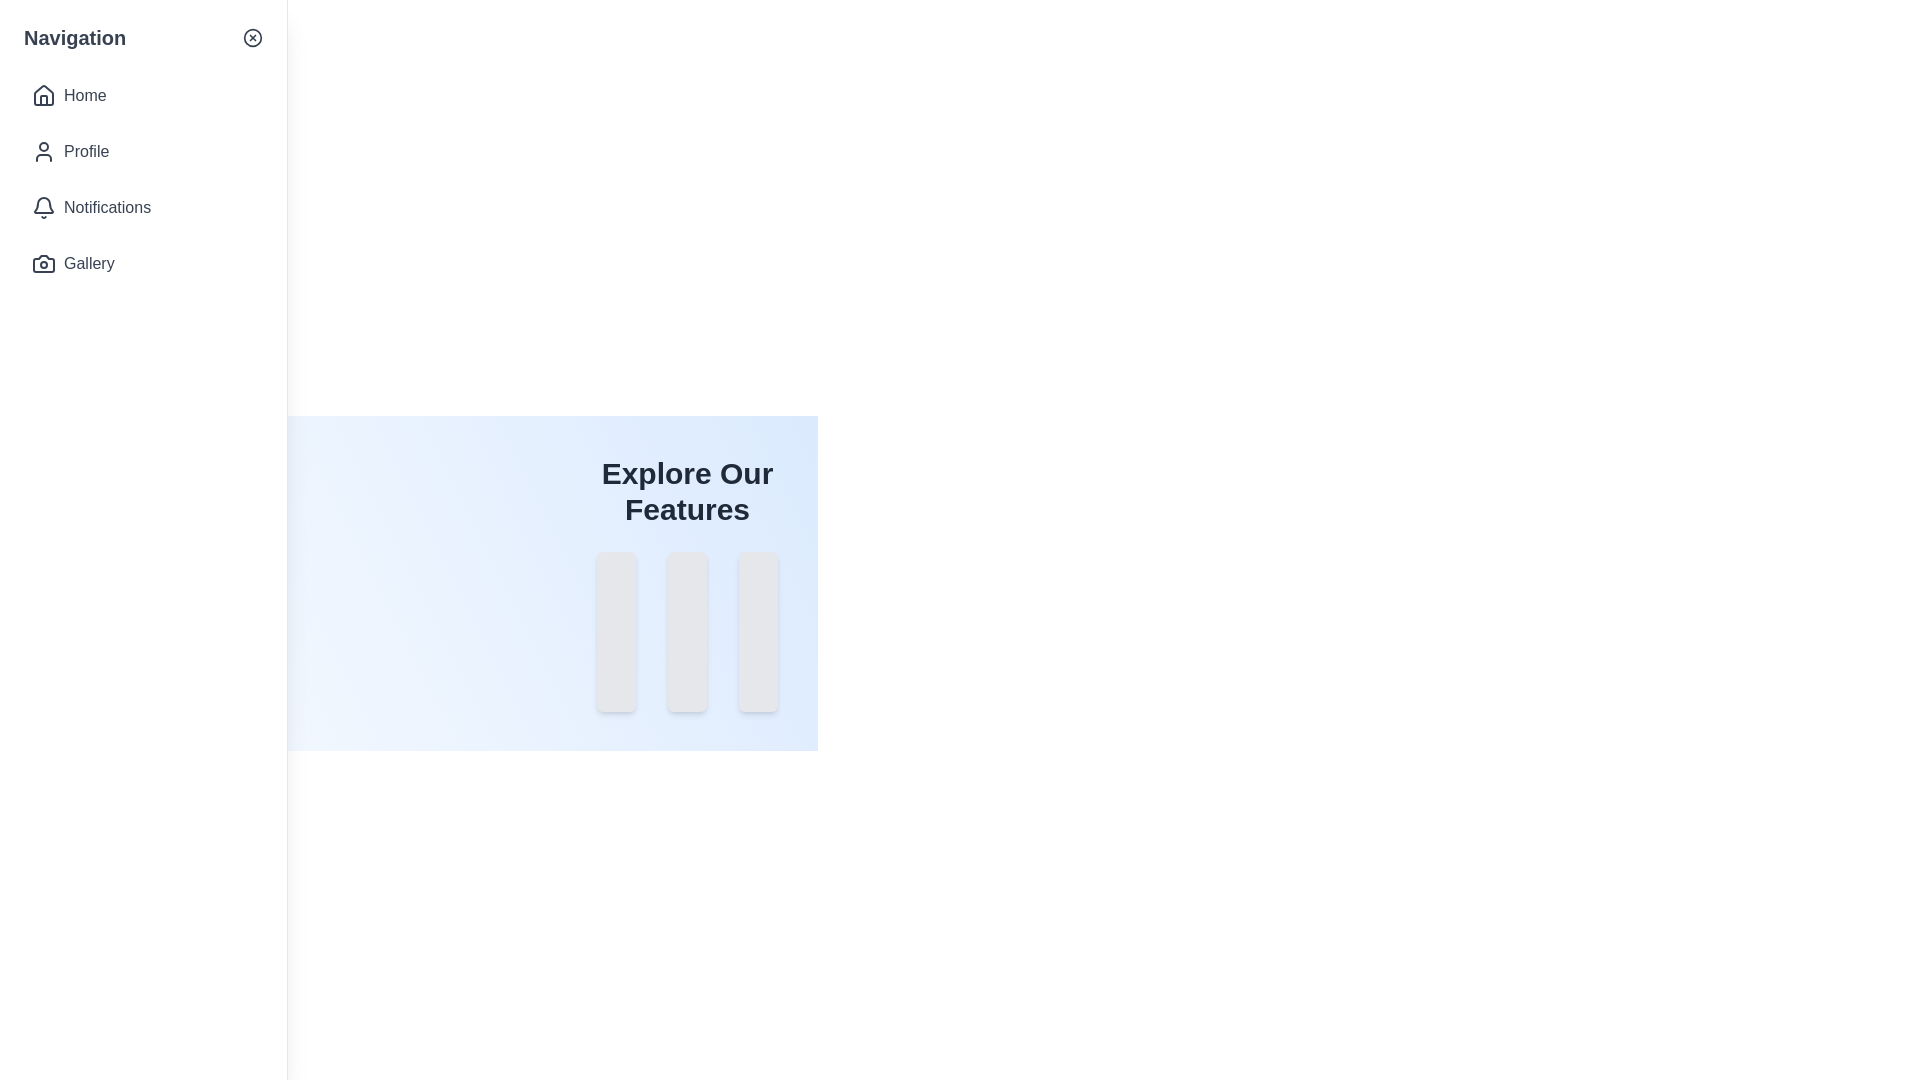 The width and height of the screenshot is (1920, 1080). What do you see at coordinates (88, 262) in the screenshot?
I see `the 'Gallery' text label in the vertical navigation menu, located under the 'Notifications' menu item` at bounding box center [88, 262].